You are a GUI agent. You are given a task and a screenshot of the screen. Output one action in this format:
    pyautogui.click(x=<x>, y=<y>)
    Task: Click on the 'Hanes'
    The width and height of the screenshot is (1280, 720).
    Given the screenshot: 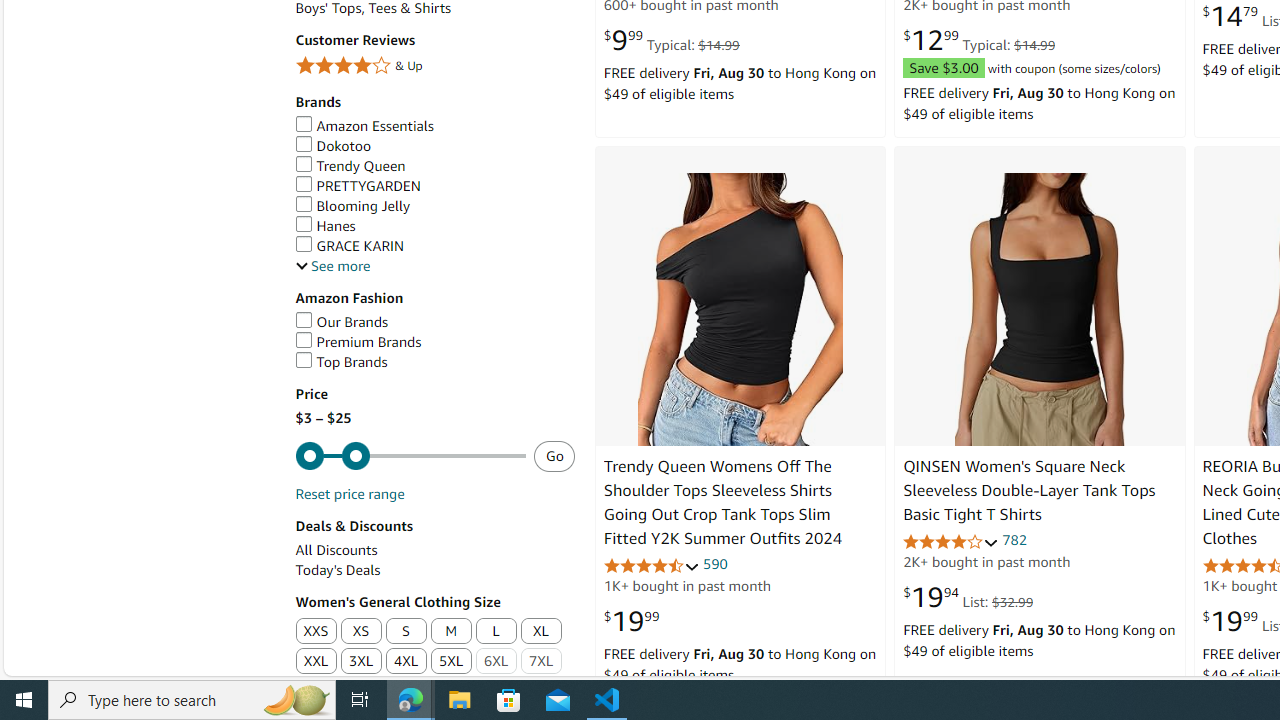 What is the action you would take?
    pyautogui.click(x=325, y=225)
    